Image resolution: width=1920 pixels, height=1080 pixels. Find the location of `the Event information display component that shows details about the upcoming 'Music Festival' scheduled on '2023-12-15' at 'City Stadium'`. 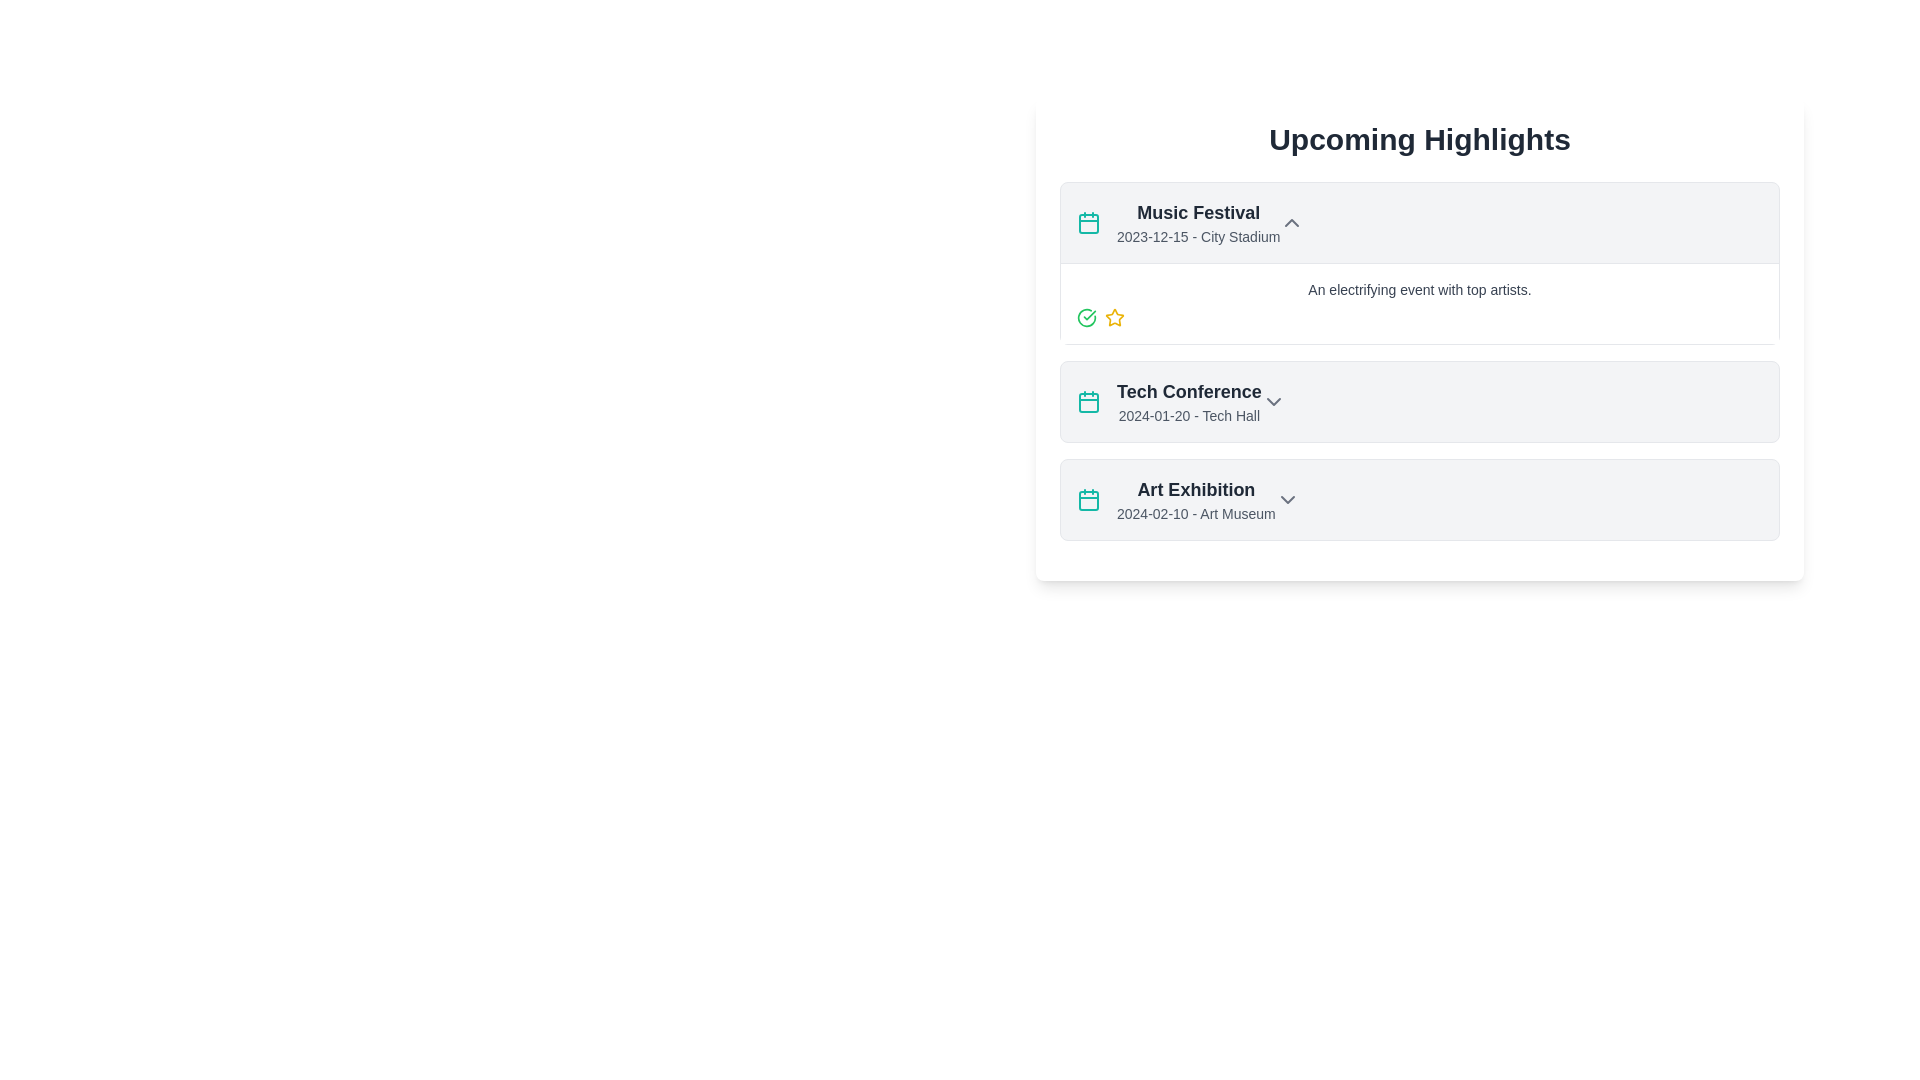

the Event information display component that shows details about the upcoming 'Music Festival' scheduled on '2023-12-15' at 'City Stadium' is located at coordinates (1178, 223).